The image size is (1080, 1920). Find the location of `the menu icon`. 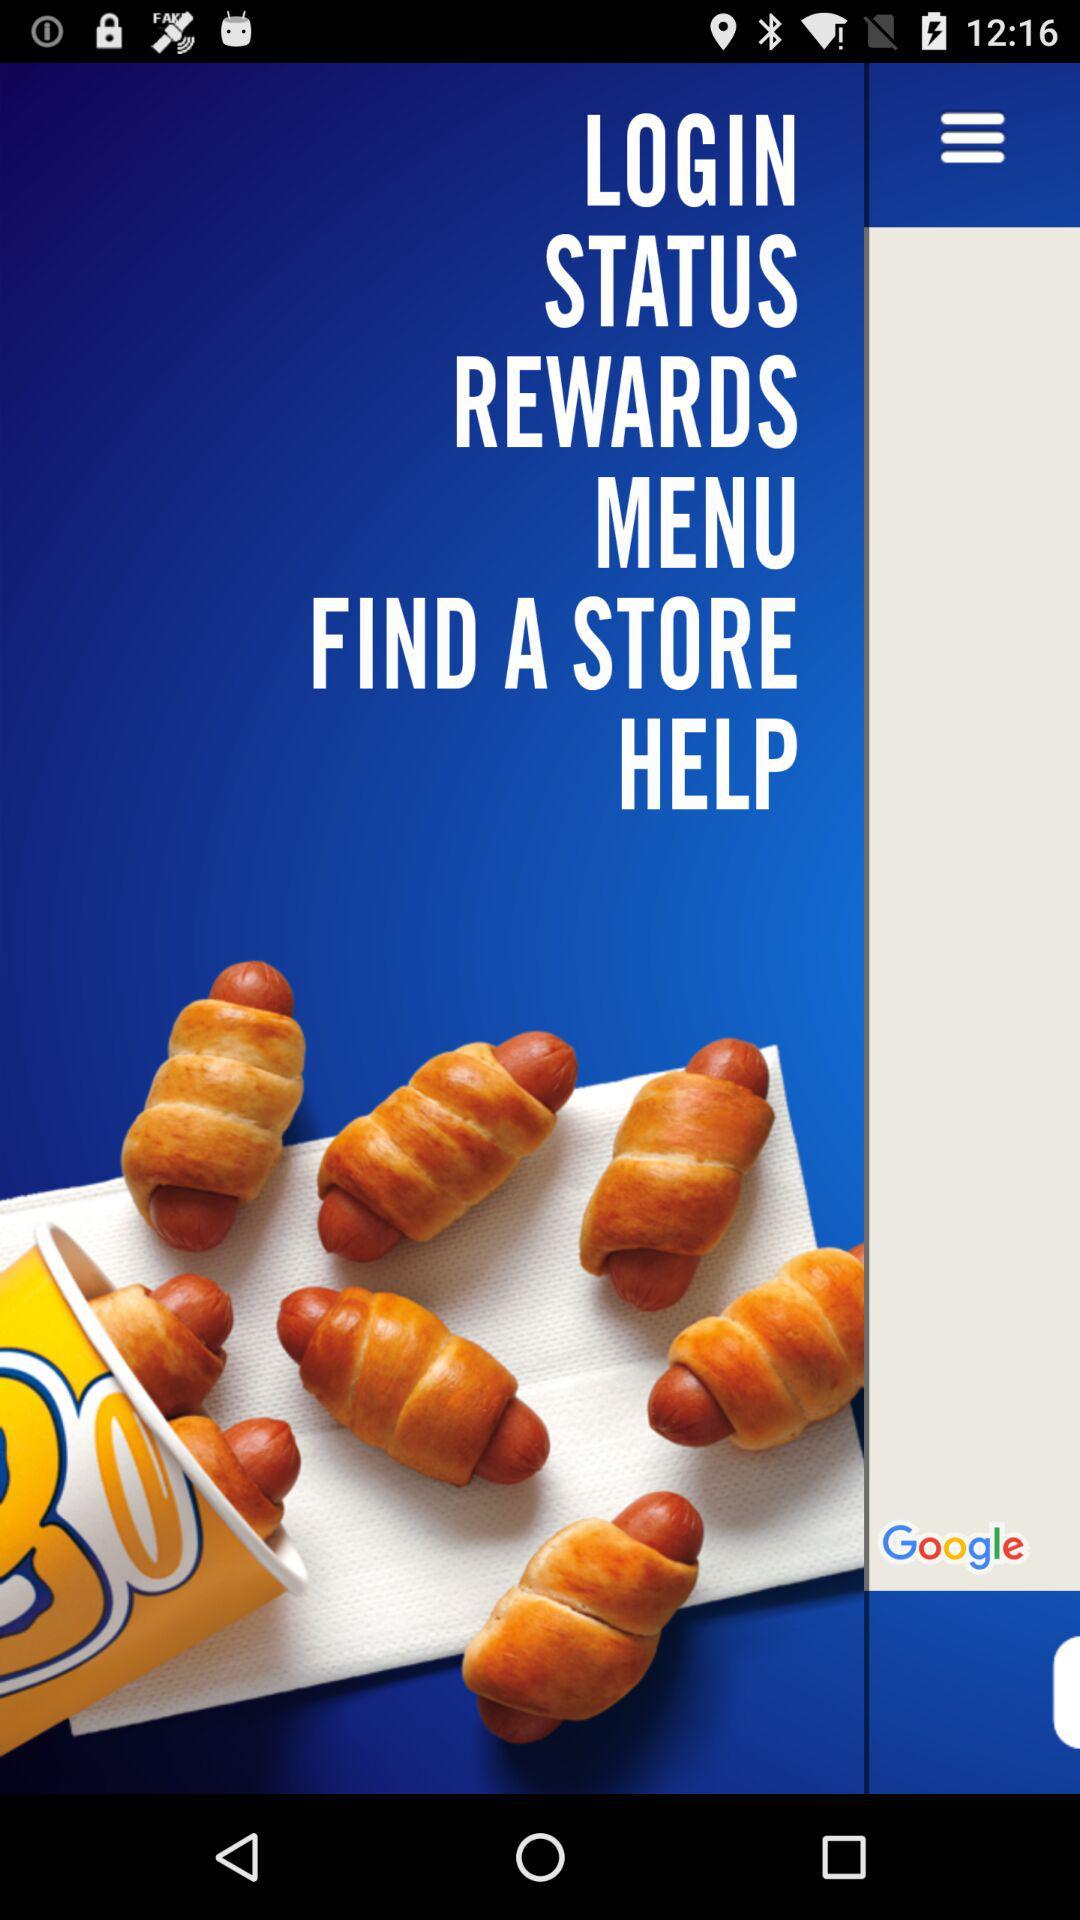

the menu icon is located at coordinates (971, 148).